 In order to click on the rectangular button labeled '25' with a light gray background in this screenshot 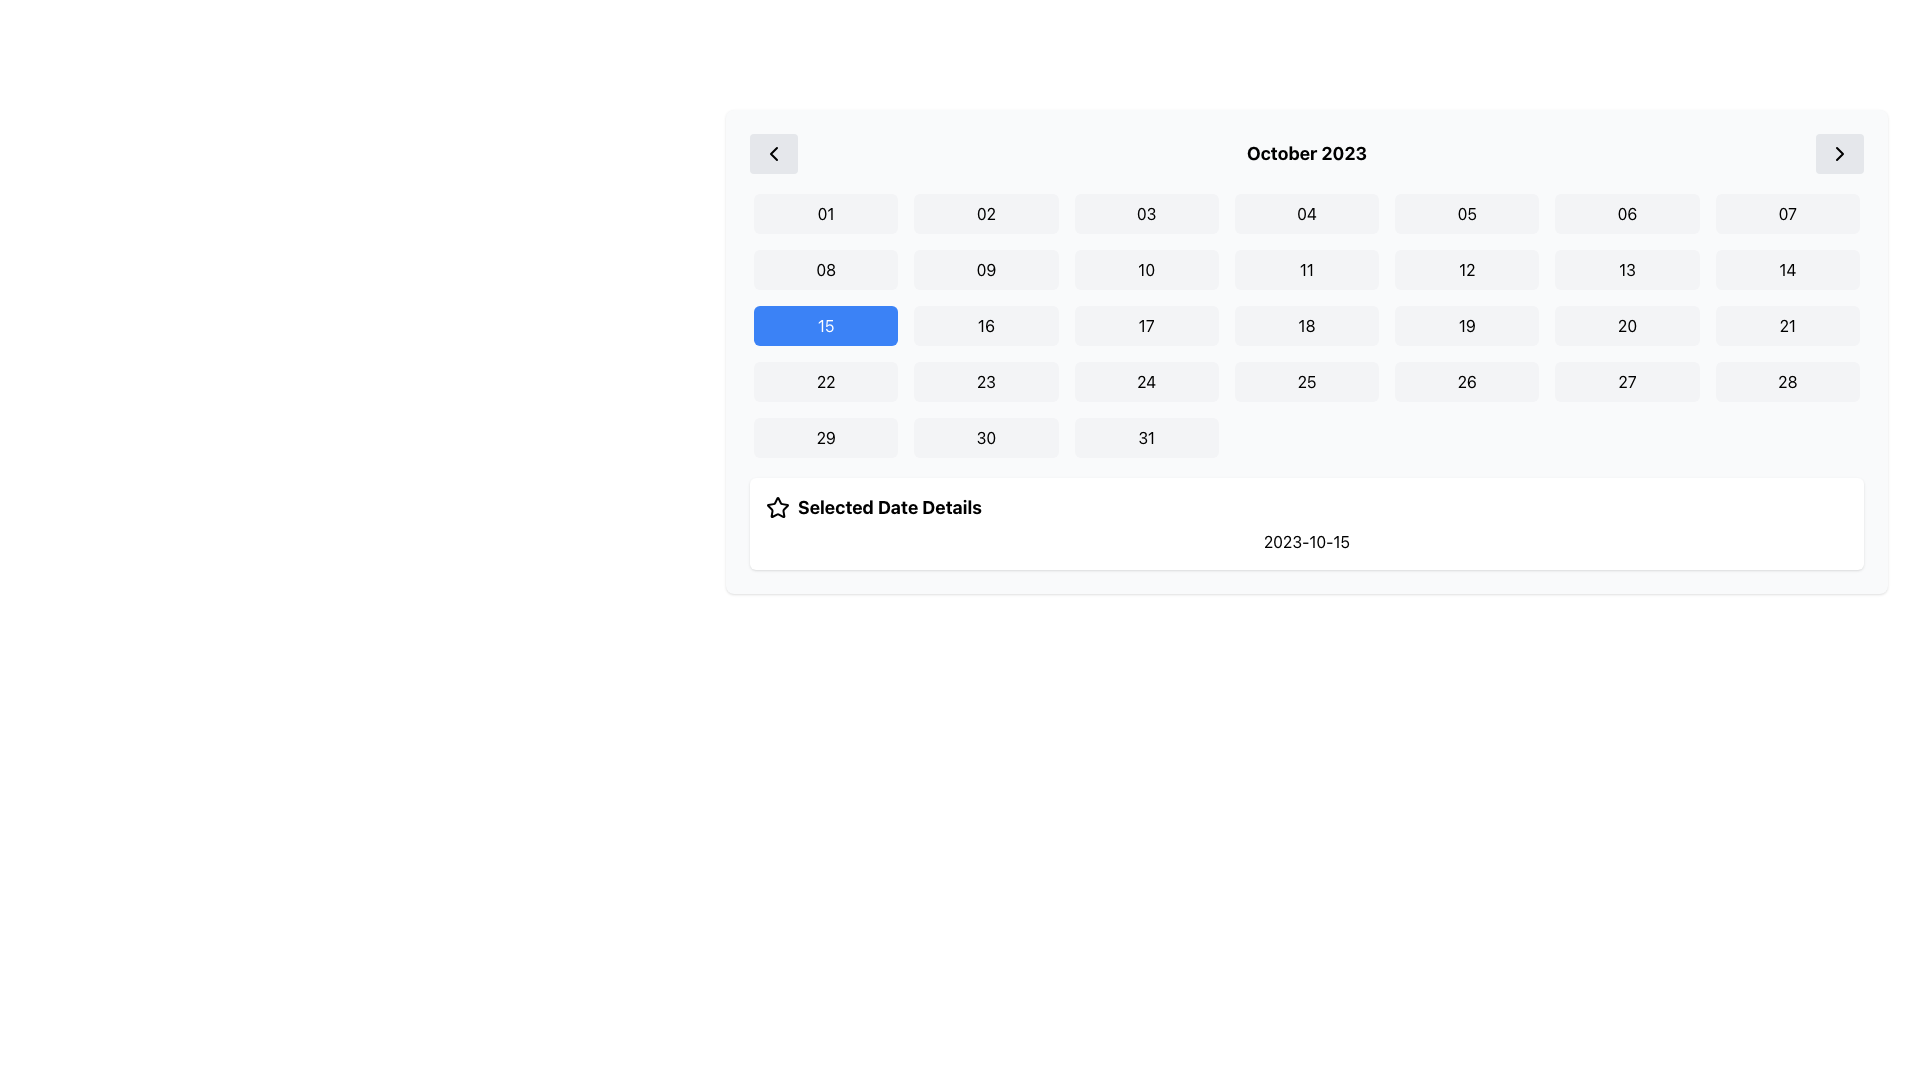, I will do `click(1306, 381)`.